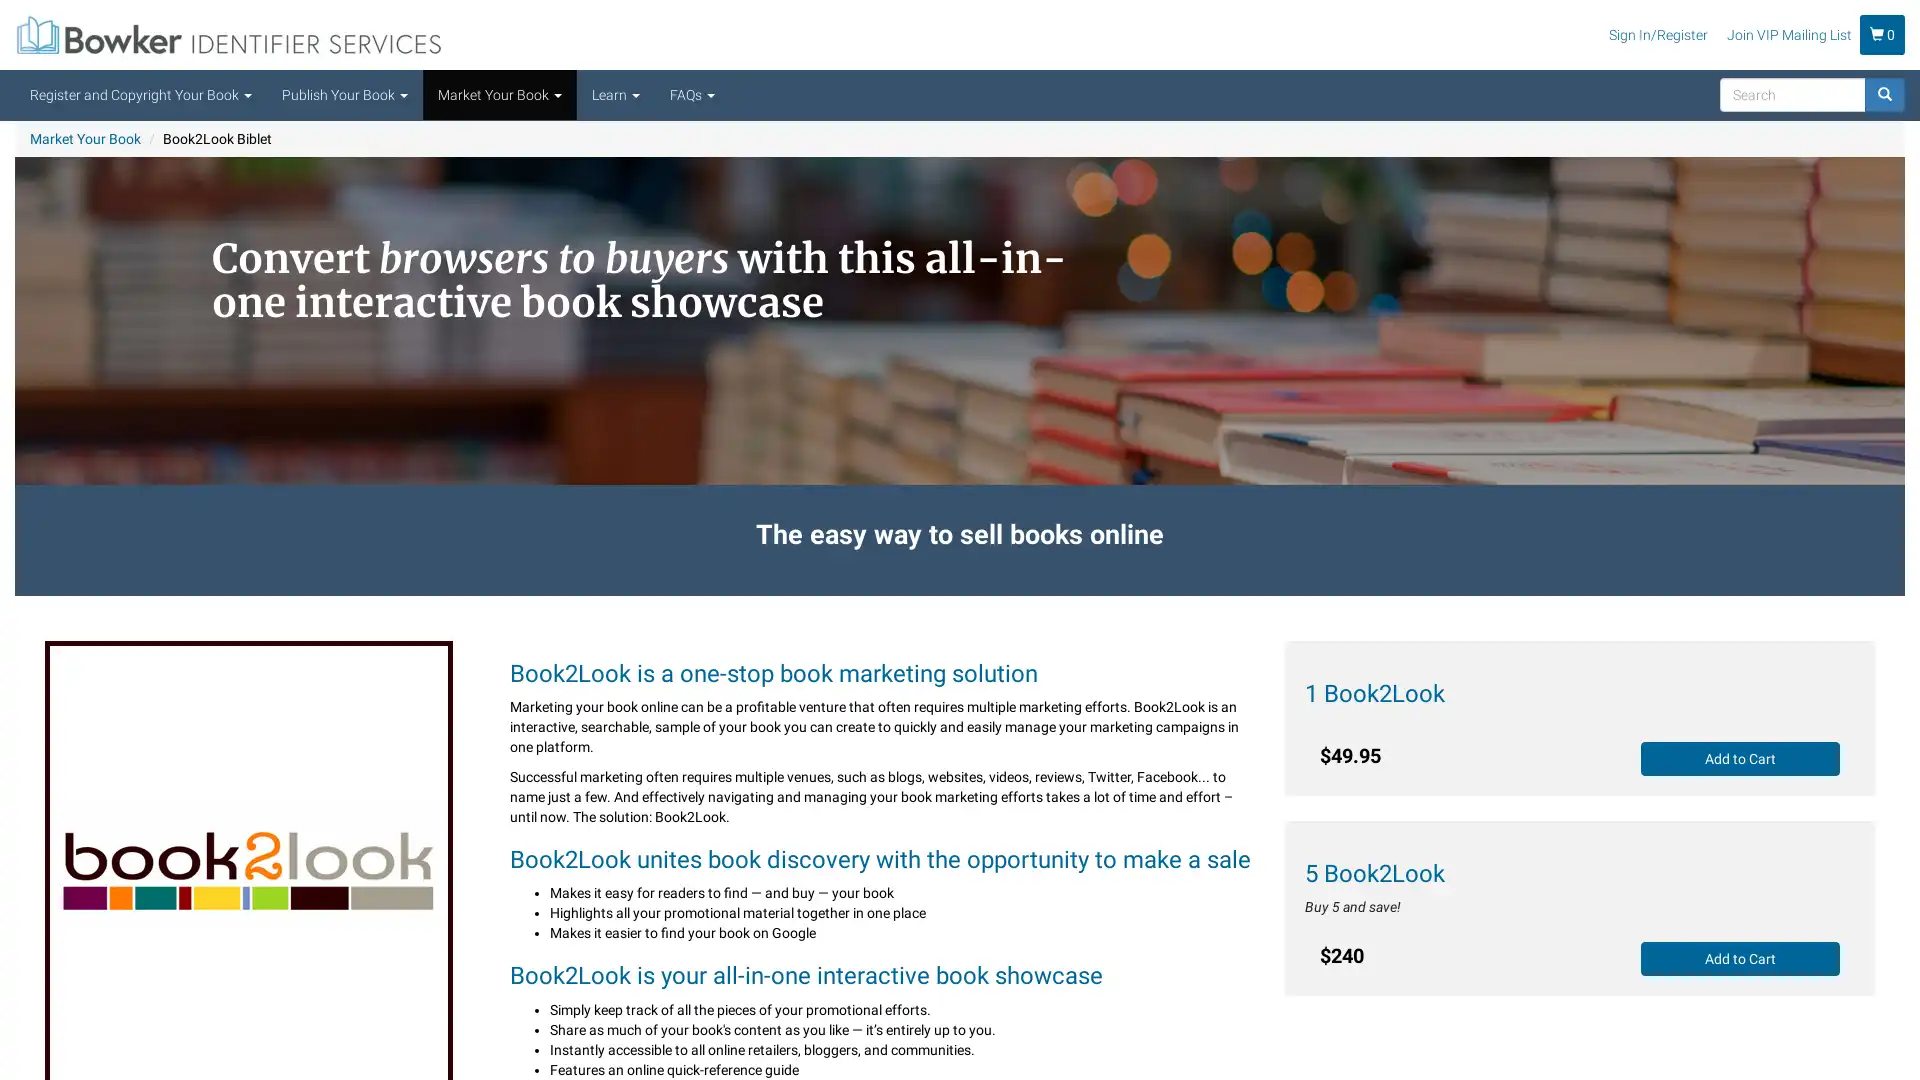 Image resolution: width=1920 pixels, height=1080 pixels. What do you see at coordinates (1782, 119) in the screenshot?
I see `Search` at bounding box center [1782, 119].